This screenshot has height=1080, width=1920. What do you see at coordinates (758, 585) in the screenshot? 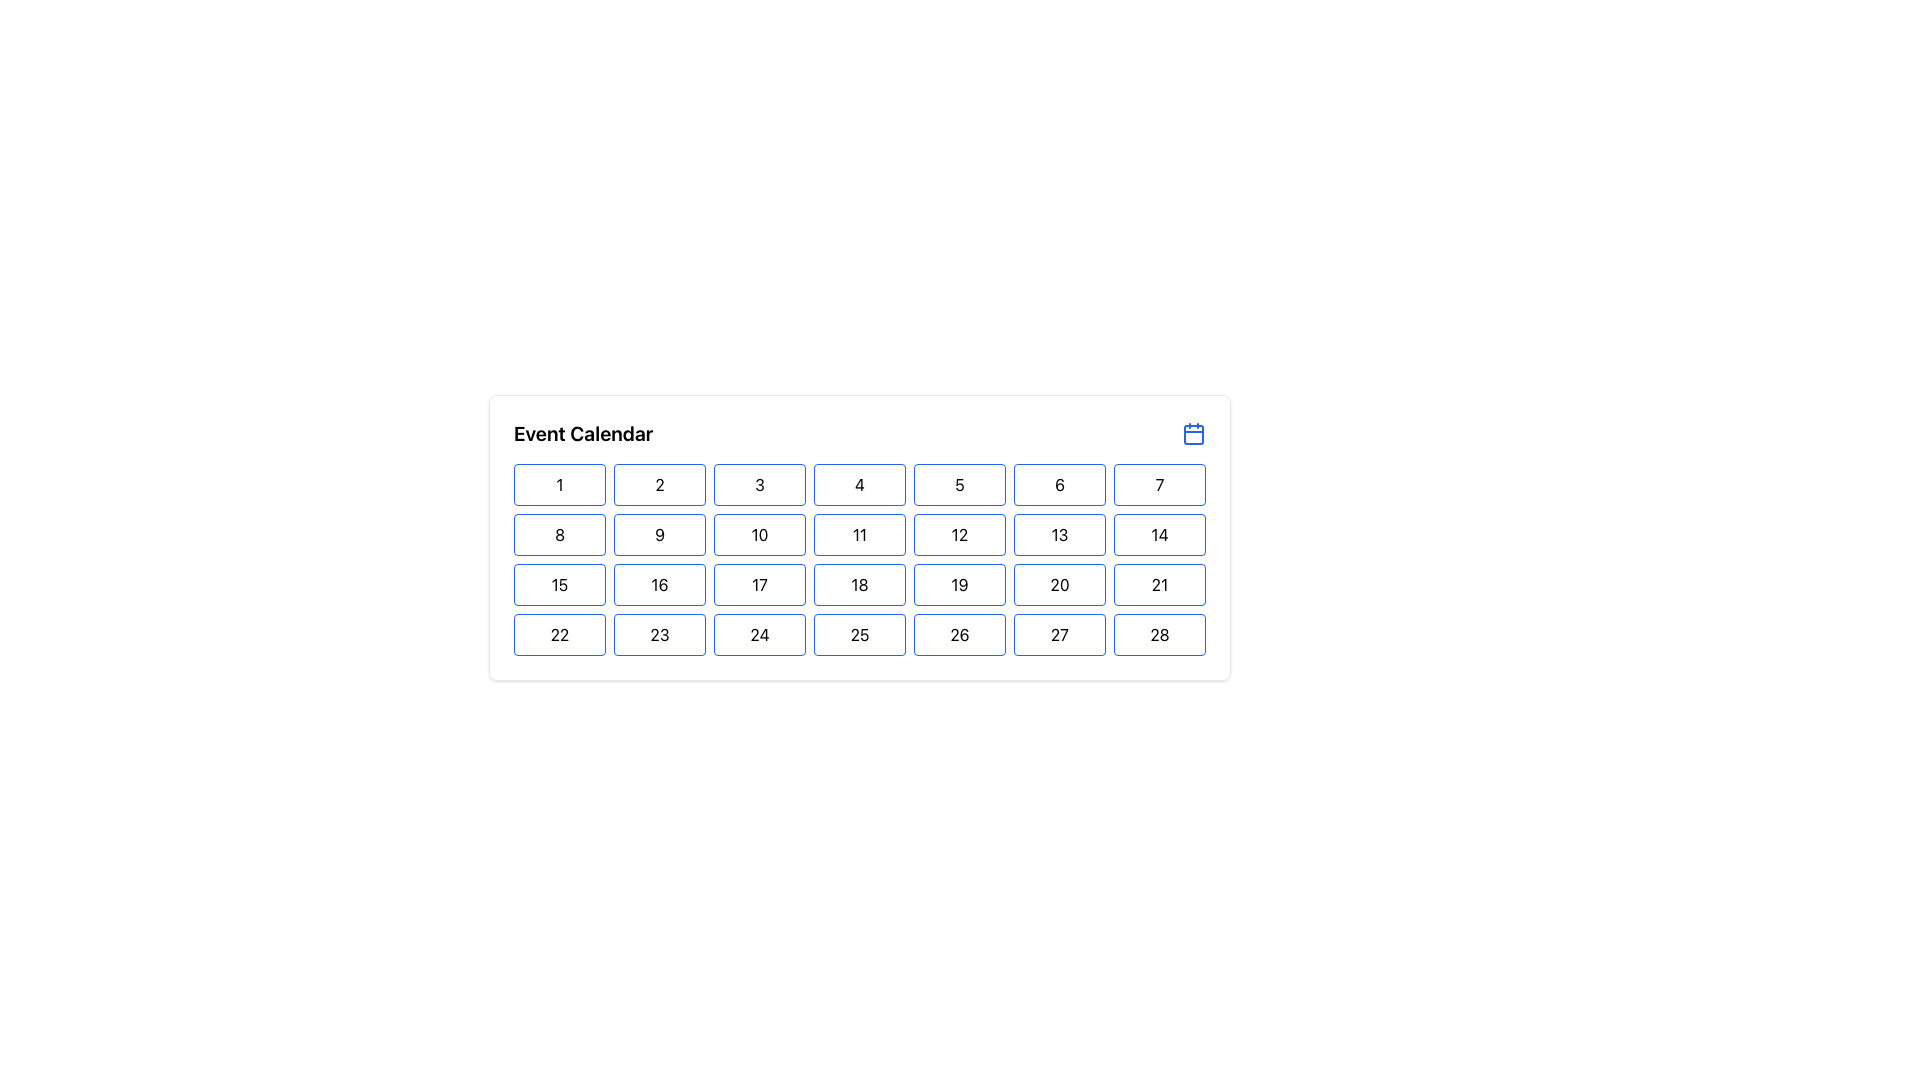
I see `the rectangular button with the text '17', outlined in blue and emphasized with a red border, located in the Event Calendar section` at bounding box center [758, 585].